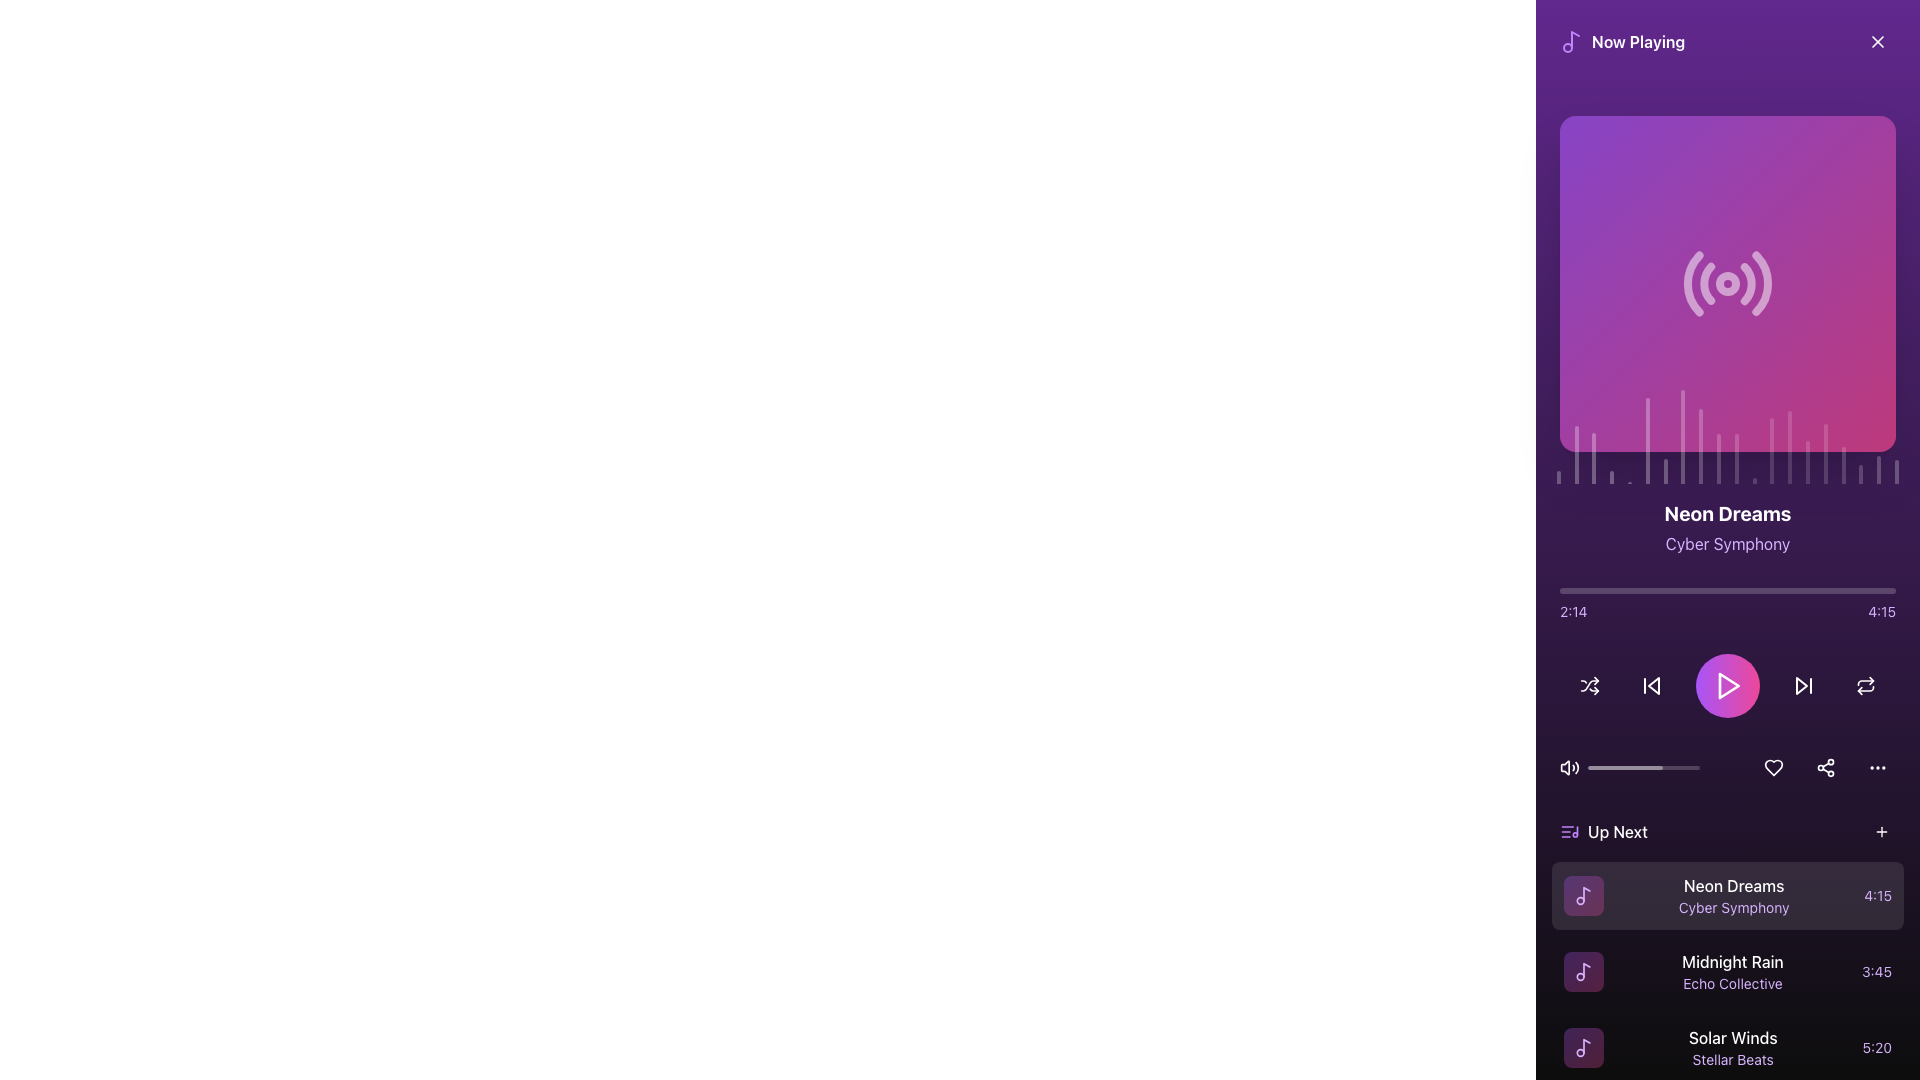  I want to click on the volume slider, so click(1696, 766).